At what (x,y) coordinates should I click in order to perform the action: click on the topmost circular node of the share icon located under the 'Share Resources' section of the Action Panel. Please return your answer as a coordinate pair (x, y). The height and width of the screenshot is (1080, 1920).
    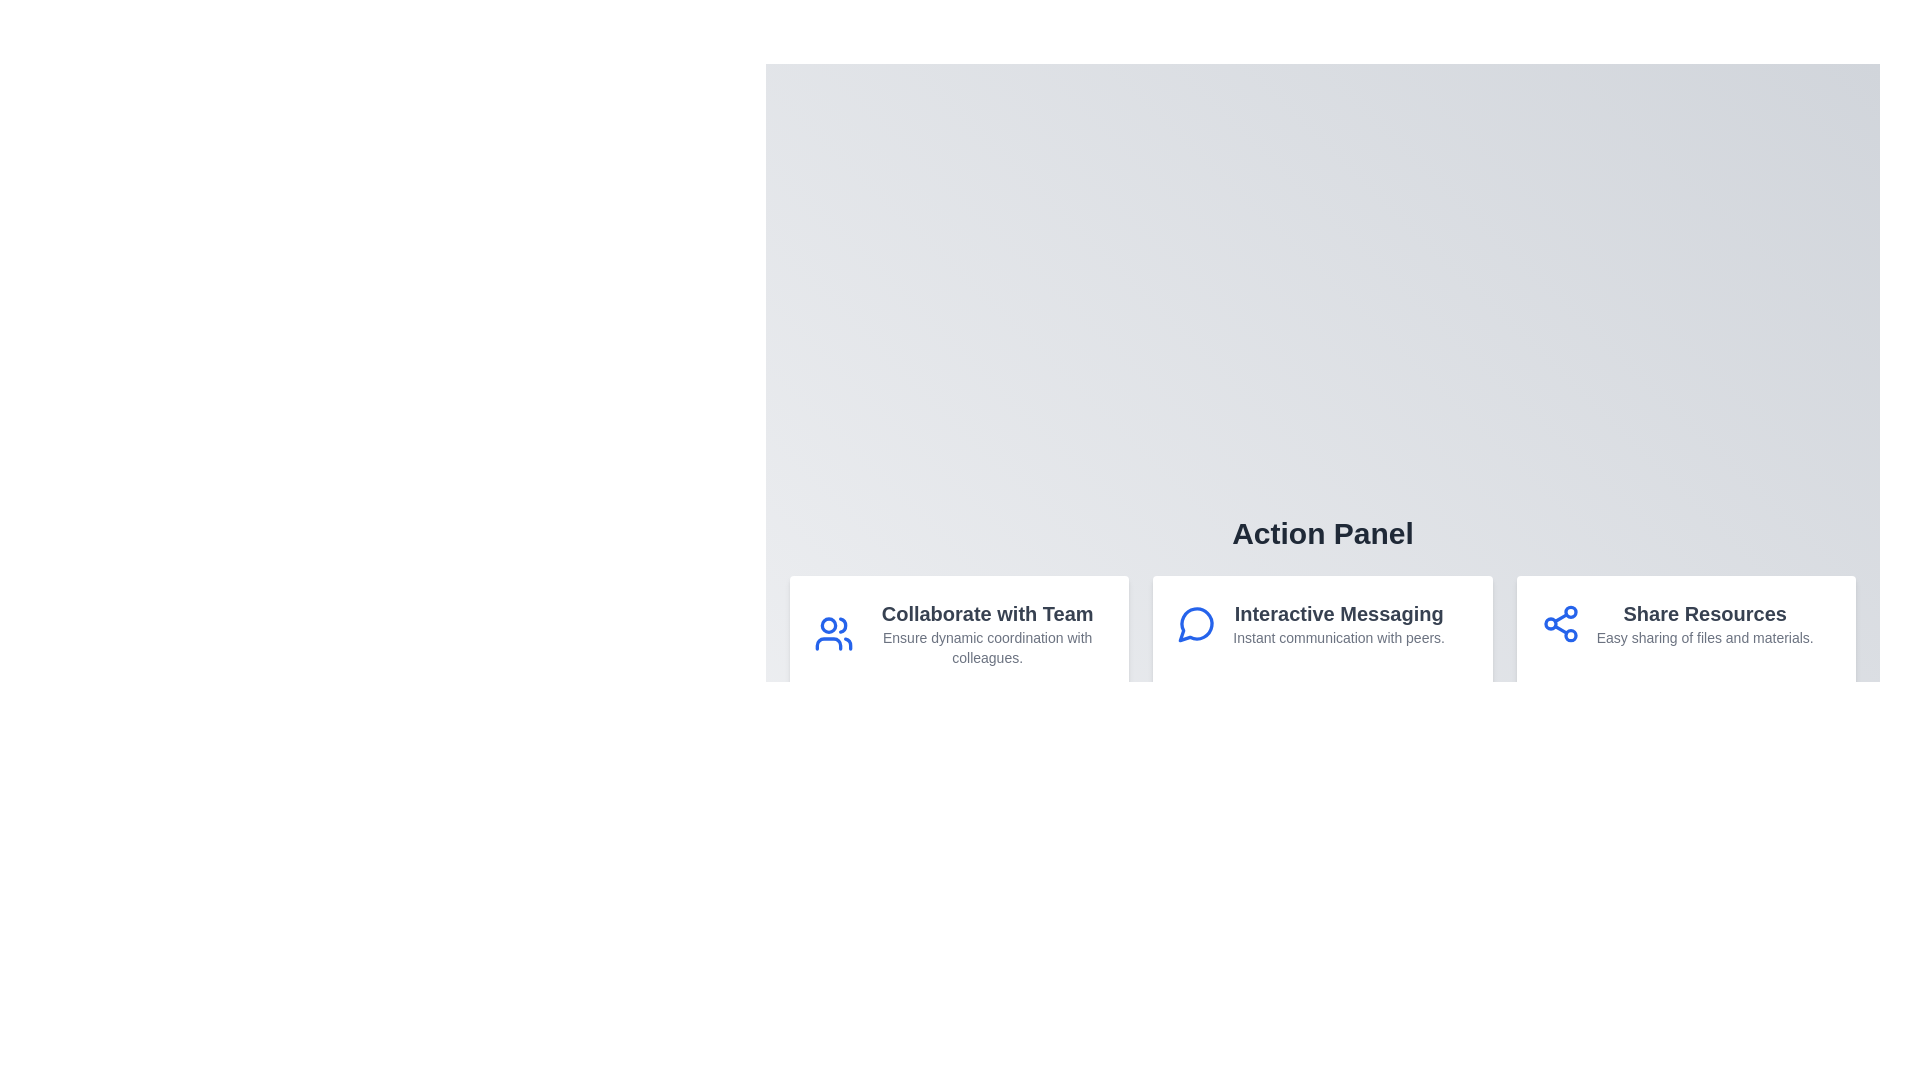
    Looking at the image, I should click on (1569, 611).